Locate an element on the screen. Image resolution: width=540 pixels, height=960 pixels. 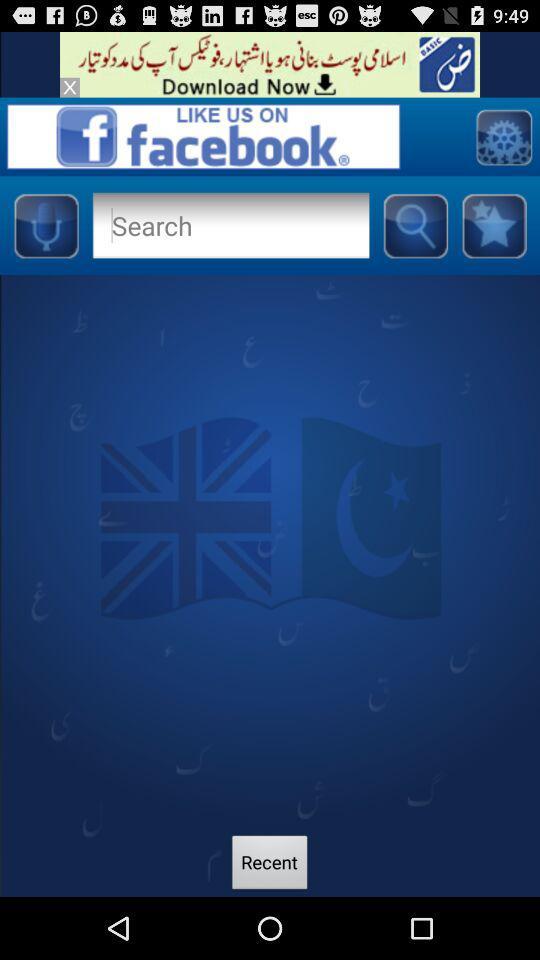
the settings icon is located at coordinates (502, 145).